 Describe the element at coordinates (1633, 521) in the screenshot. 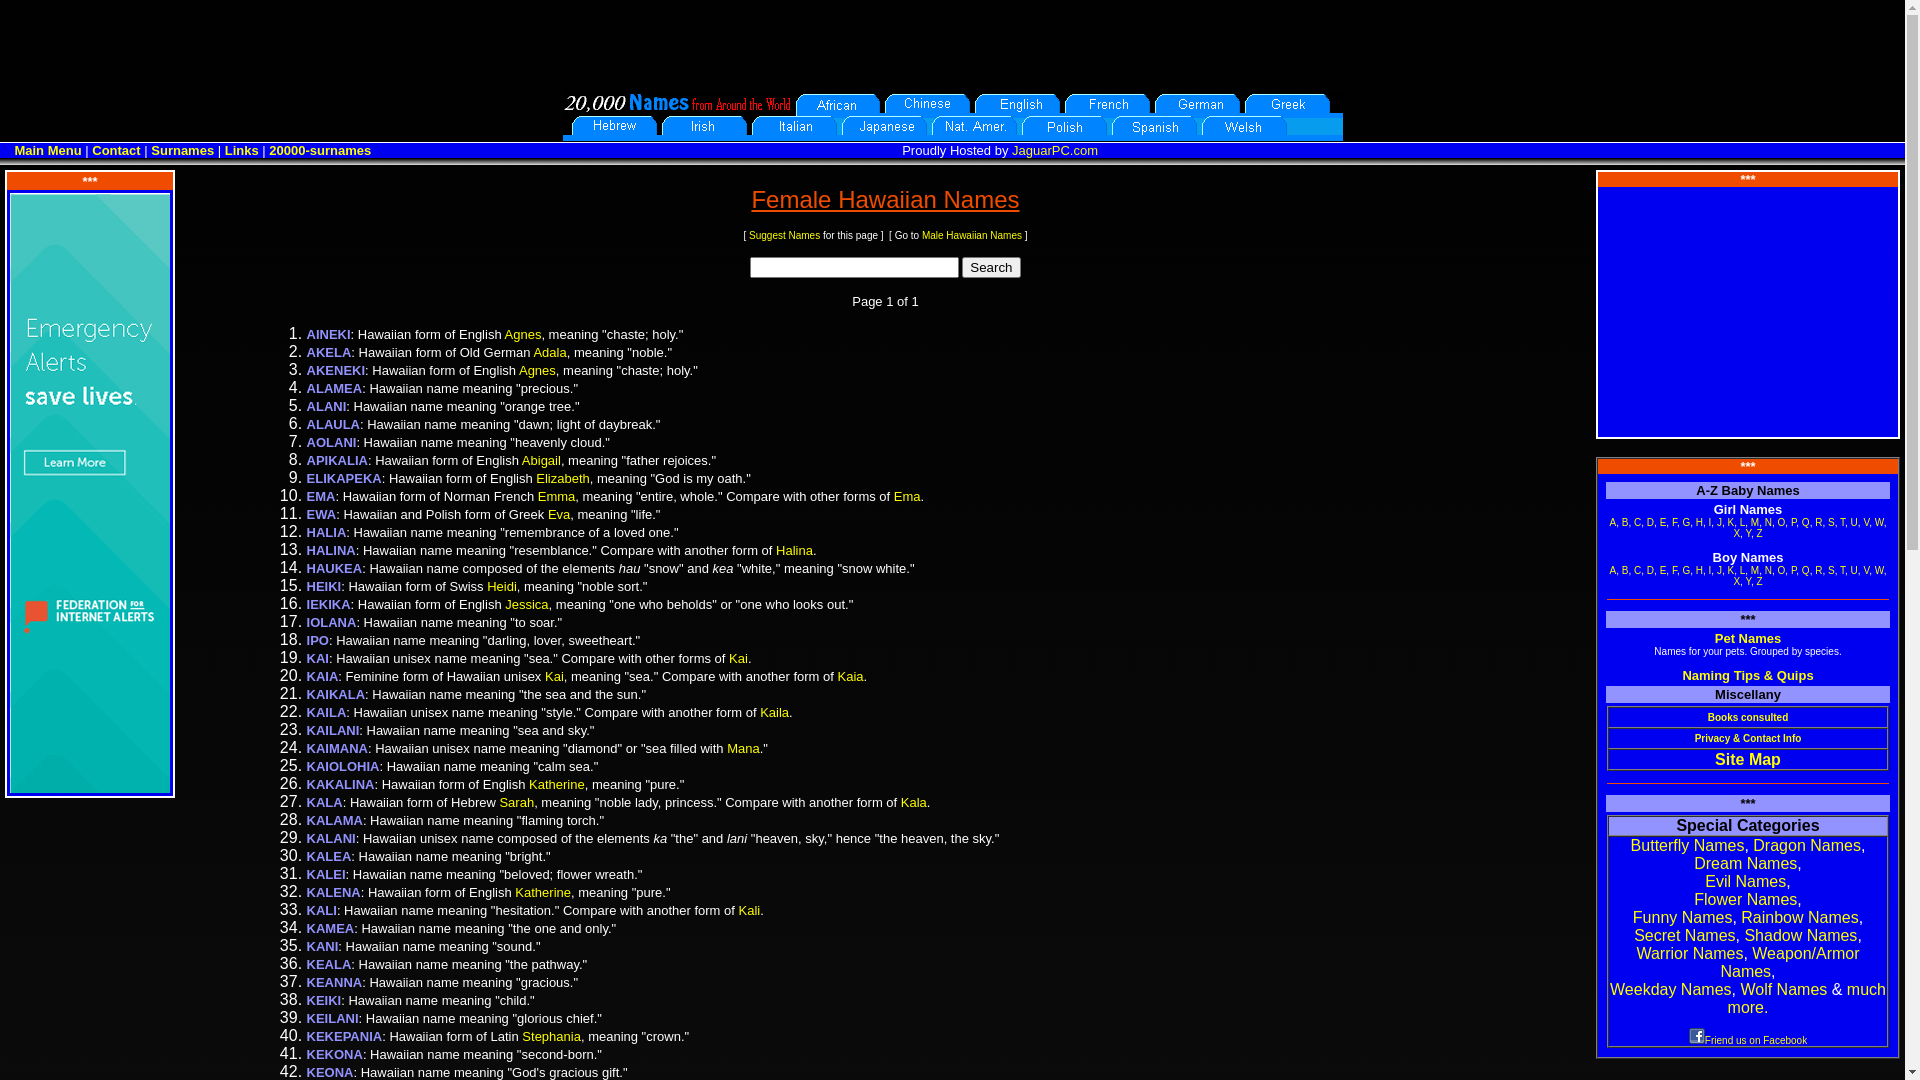

I see `'C'` at that location.